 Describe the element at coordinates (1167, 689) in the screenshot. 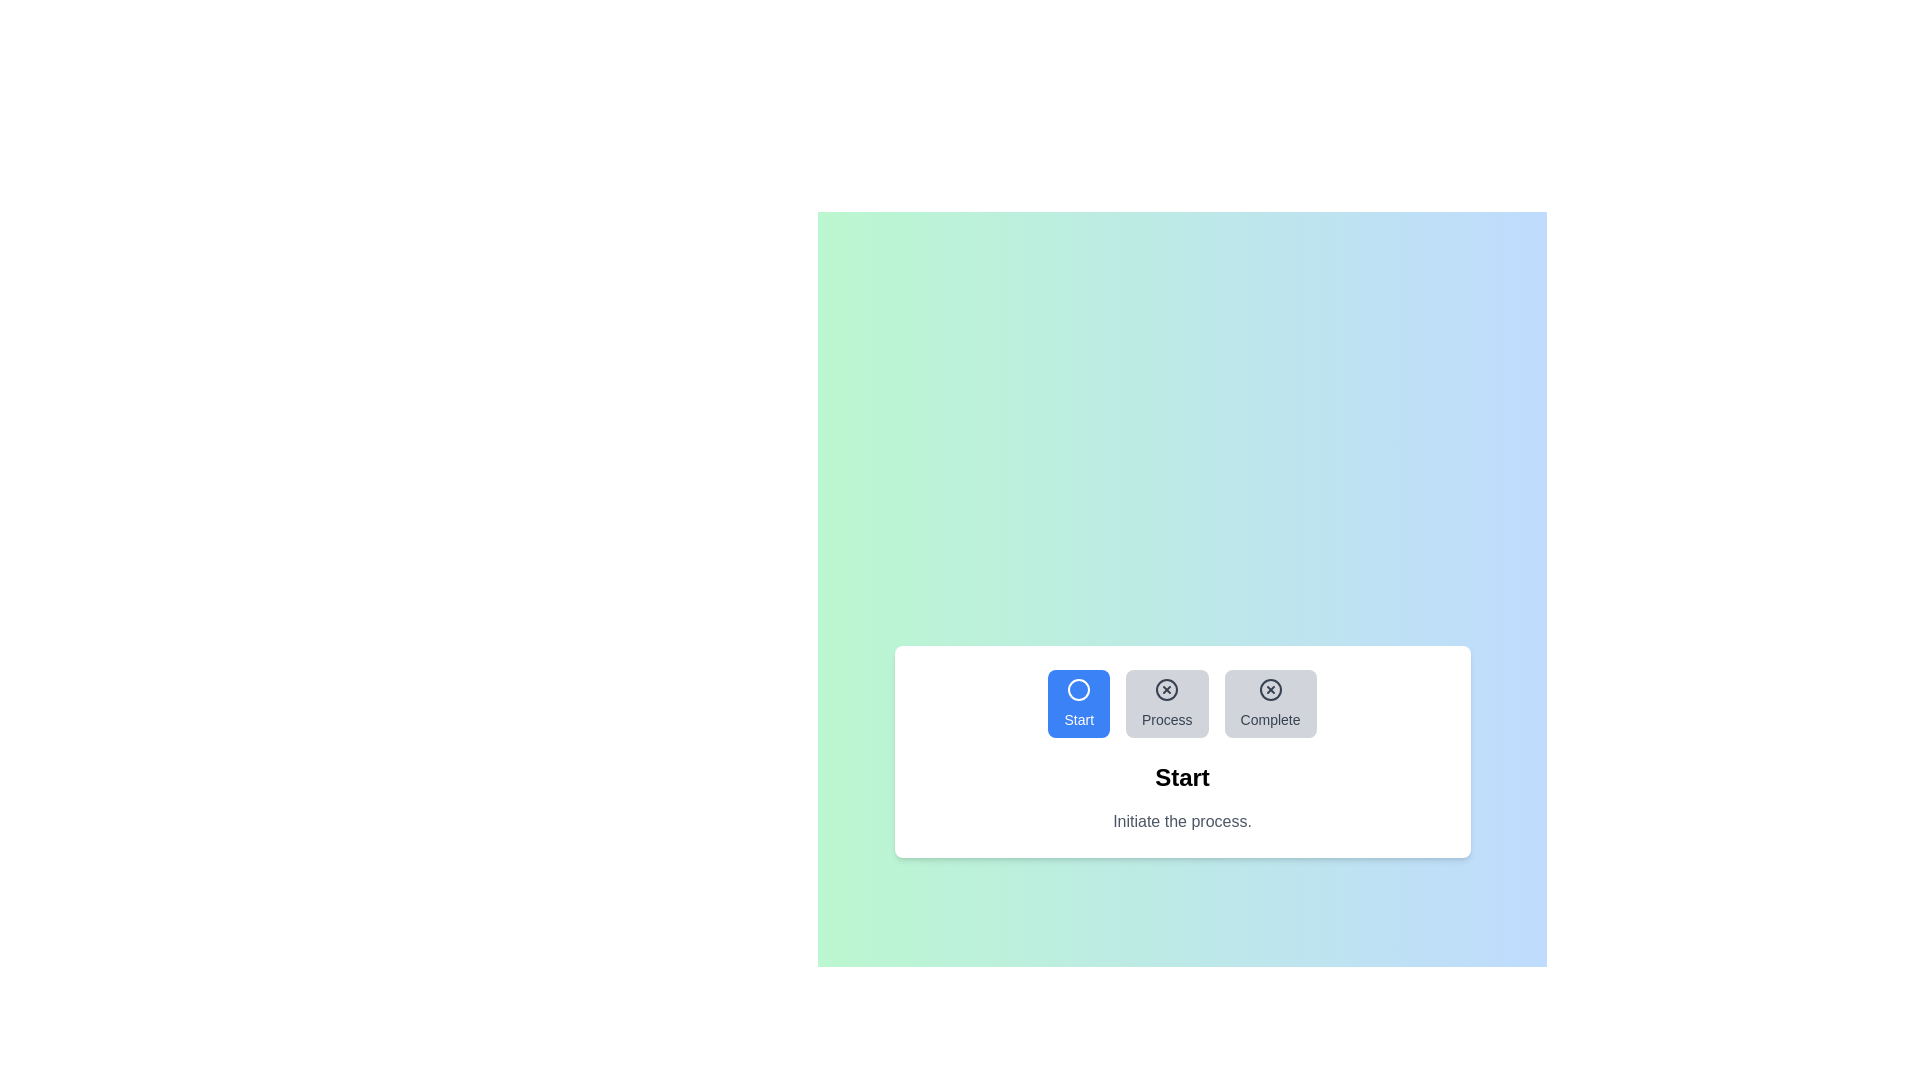

I see `the circular icon with a cross (X) in the center, which is part of the 'Process' button and located second from the left in the button group` at that location.